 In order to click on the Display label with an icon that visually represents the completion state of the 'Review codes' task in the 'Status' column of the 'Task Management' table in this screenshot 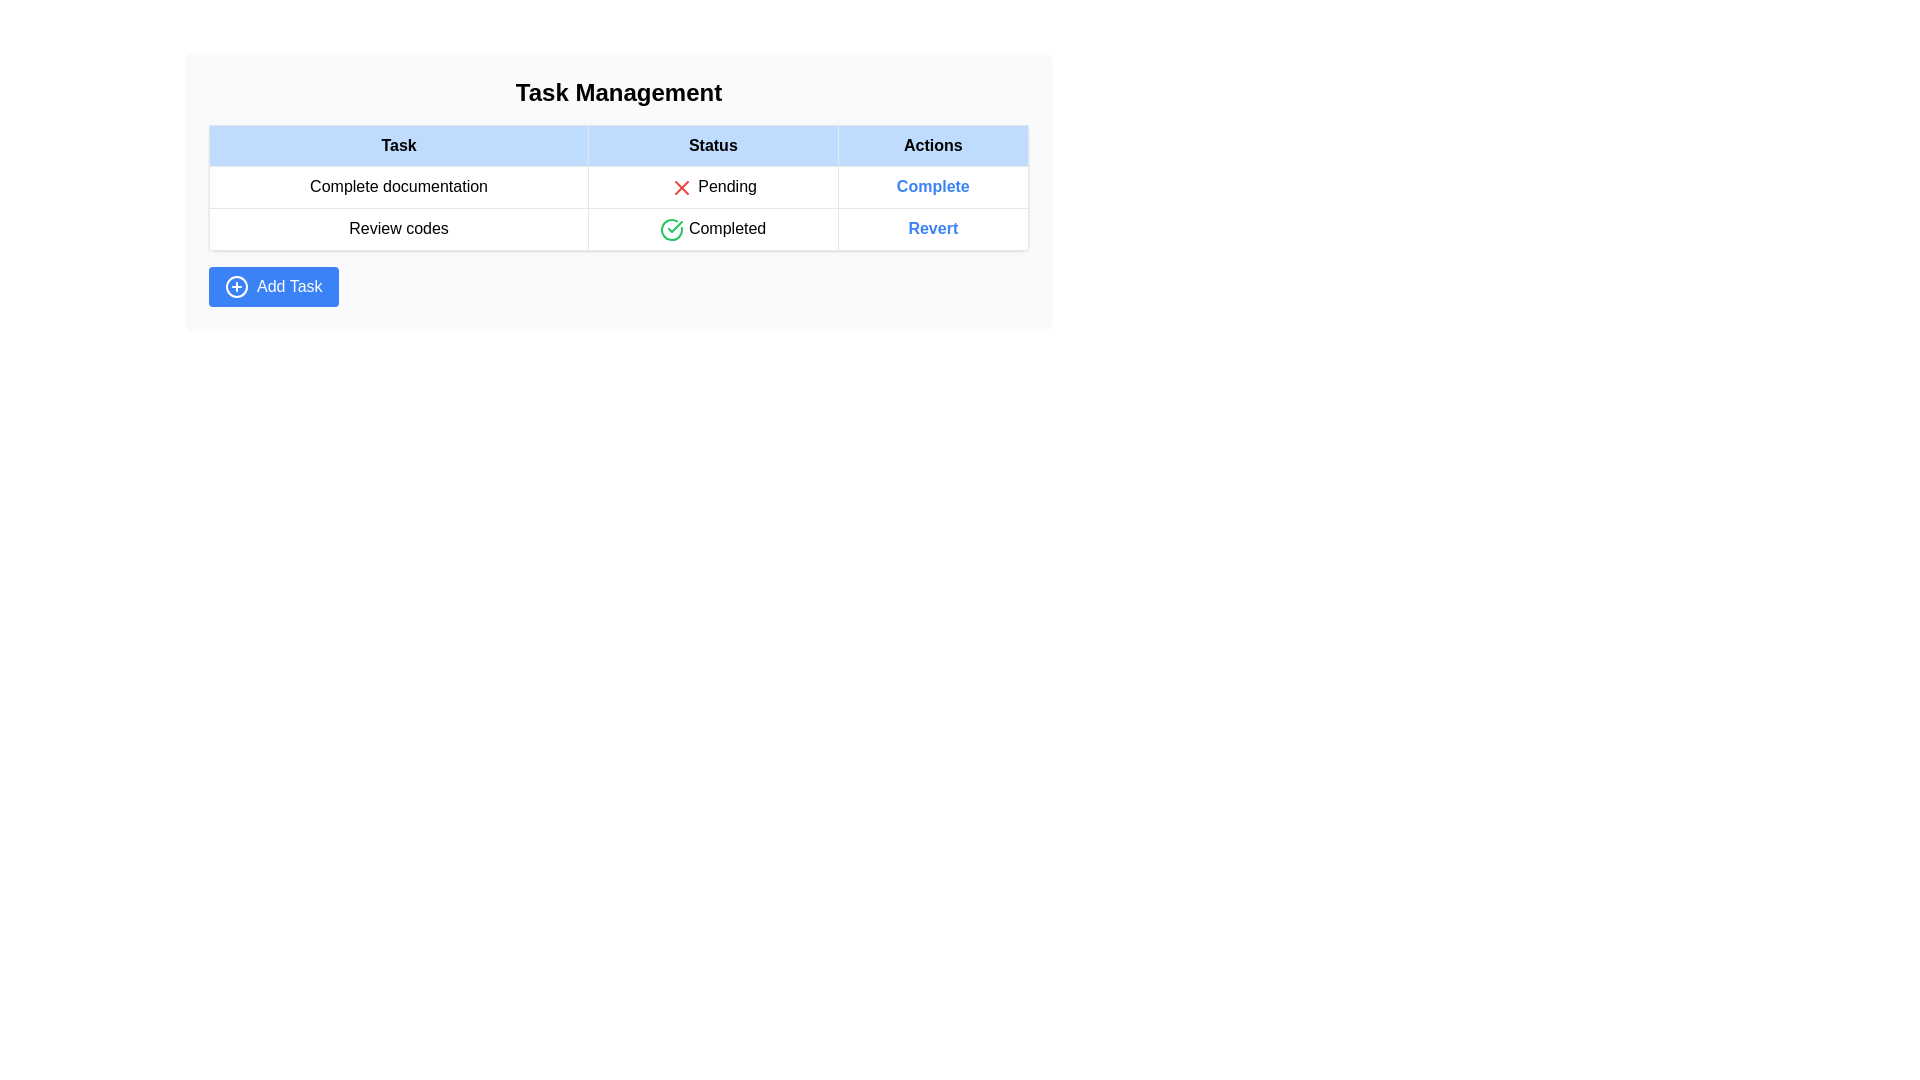, I will do `click(713, 228)`.